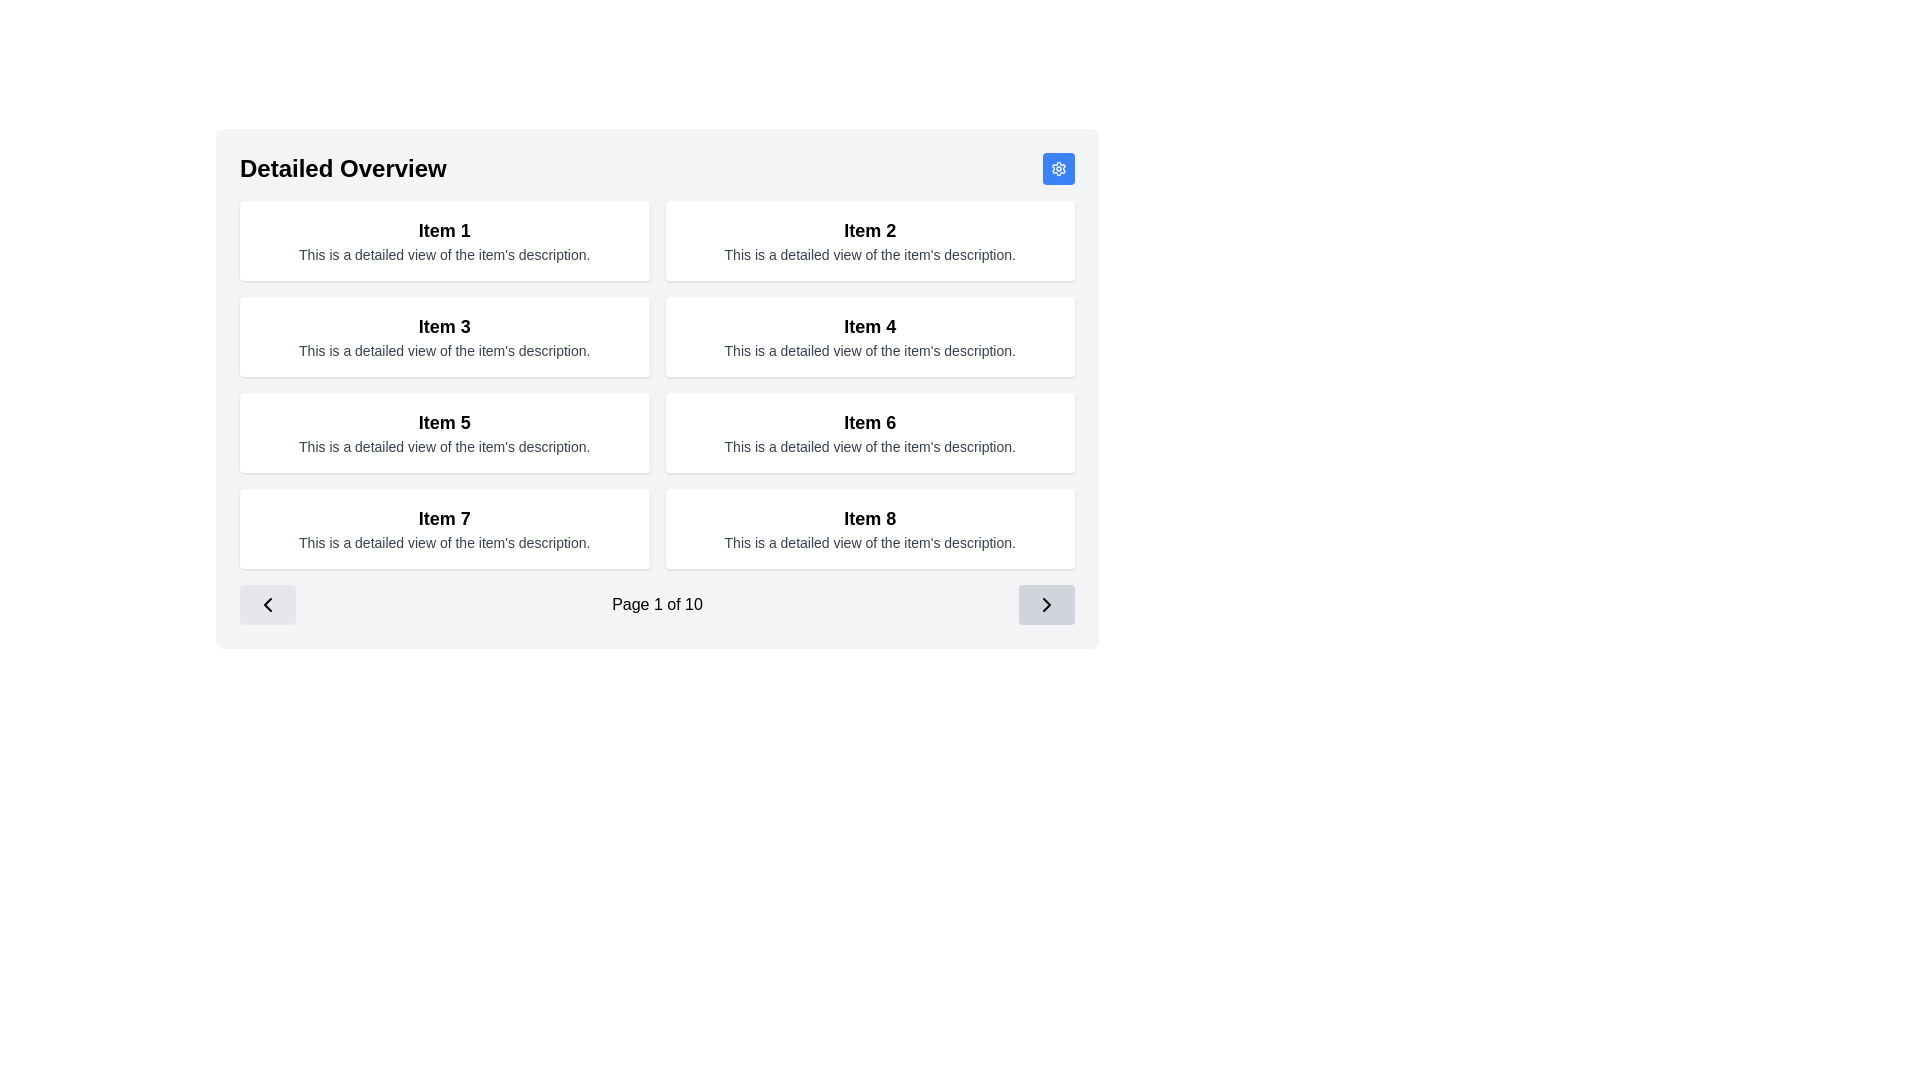  Describe the element at coordinates (870, 335) in the screenshot. I see `the display card that presents the title 'Item 4' and its descriptive text, located in the second row and second column of the grid layout` at that location.